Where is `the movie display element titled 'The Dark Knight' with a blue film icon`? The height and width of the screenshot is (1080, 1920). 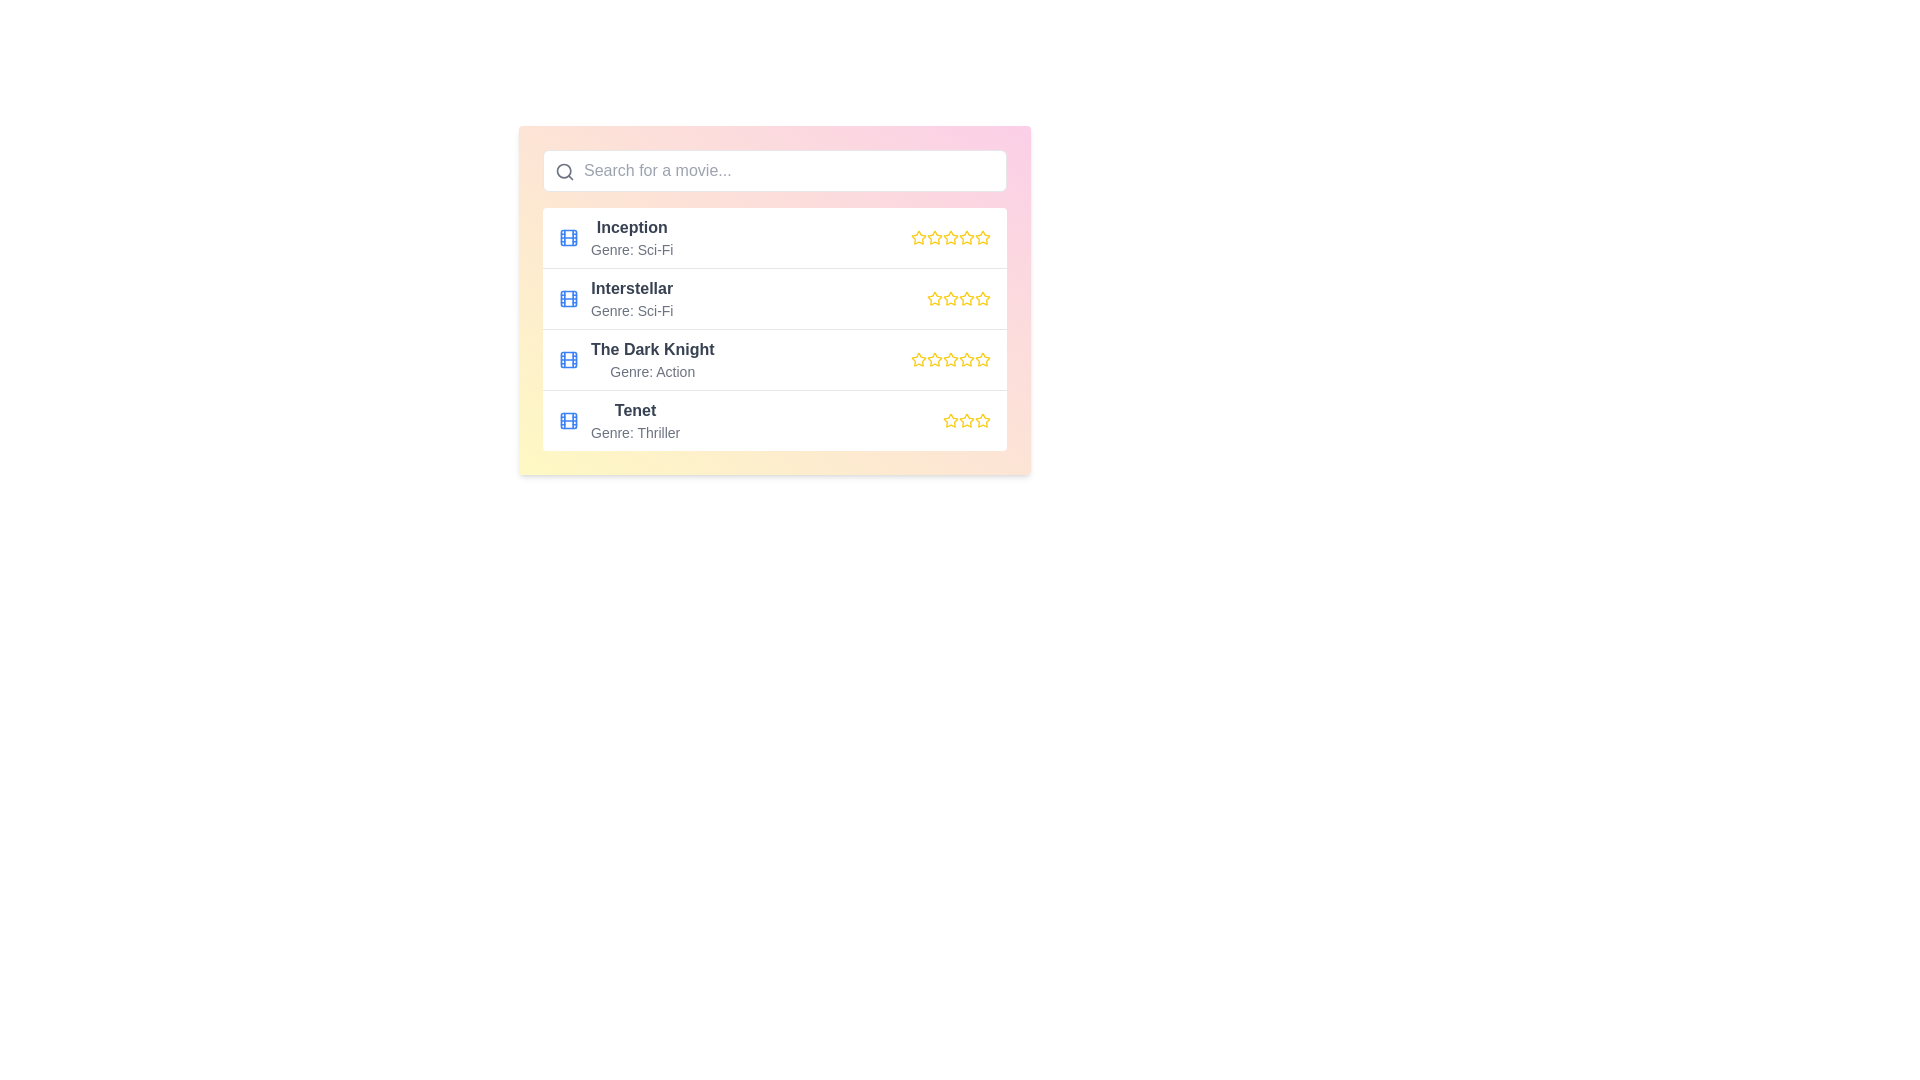 the movie display element titled 'The Dark Knight' with a blue film icon is located at coordinates (635, 358).